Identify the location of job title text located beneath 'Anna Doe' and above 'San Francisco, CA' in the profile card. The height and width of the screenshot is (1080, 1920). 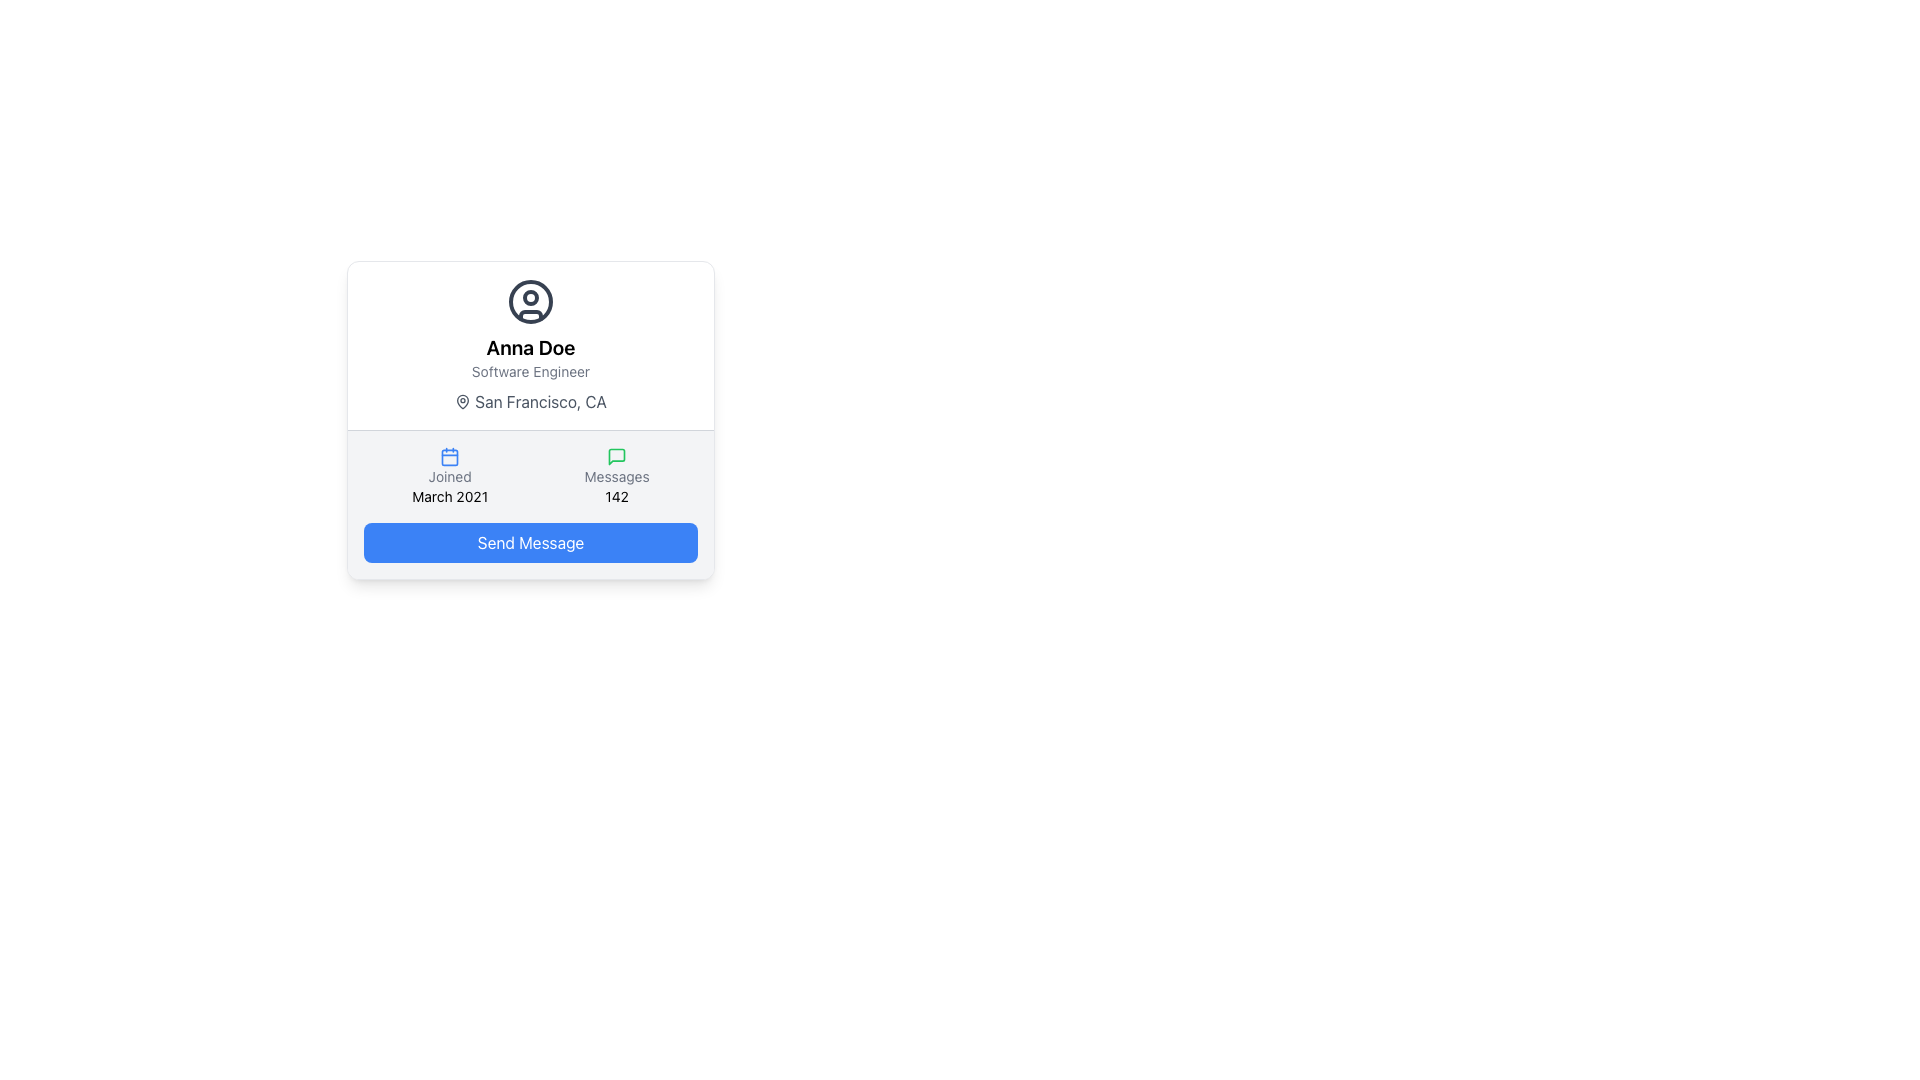
(531, 371).